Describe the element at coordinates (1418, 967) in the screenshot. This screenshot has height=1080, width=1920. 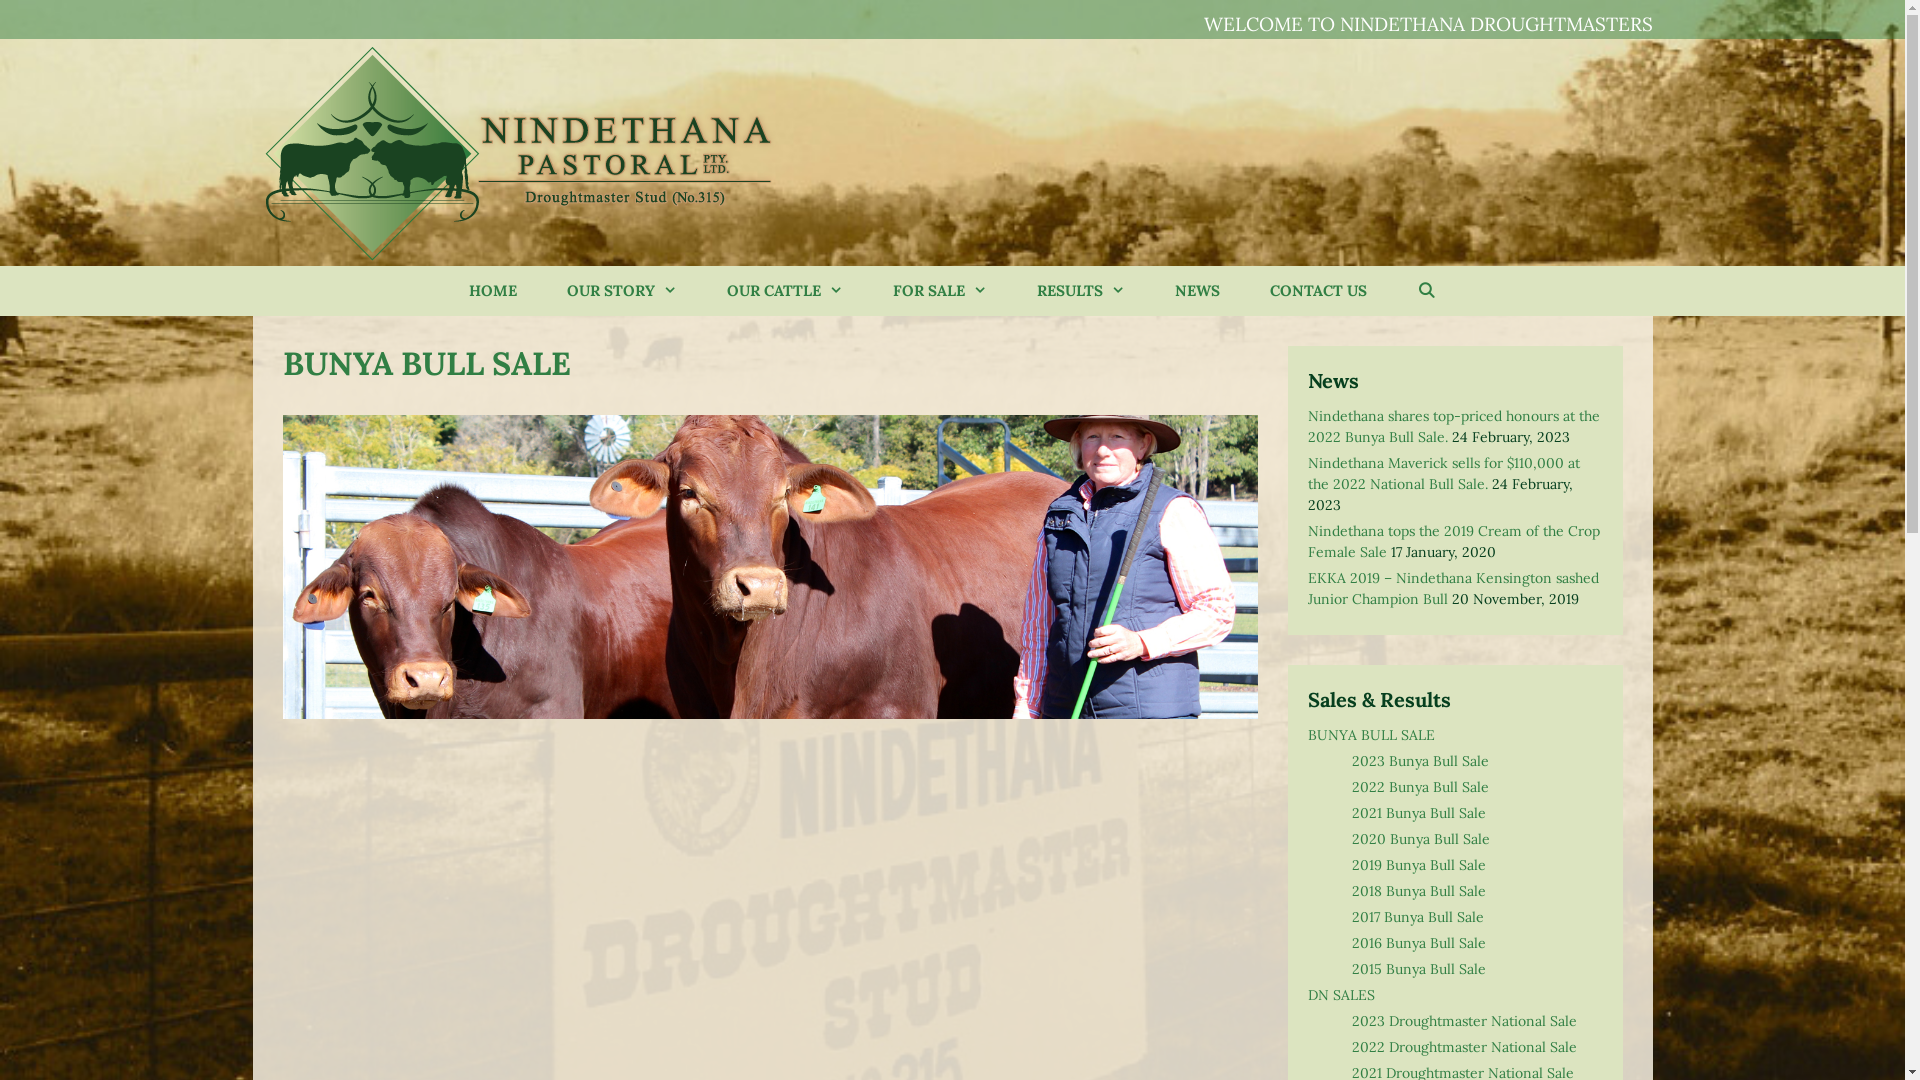
I see `'2015 Bunya Bull Sale'` at that location.